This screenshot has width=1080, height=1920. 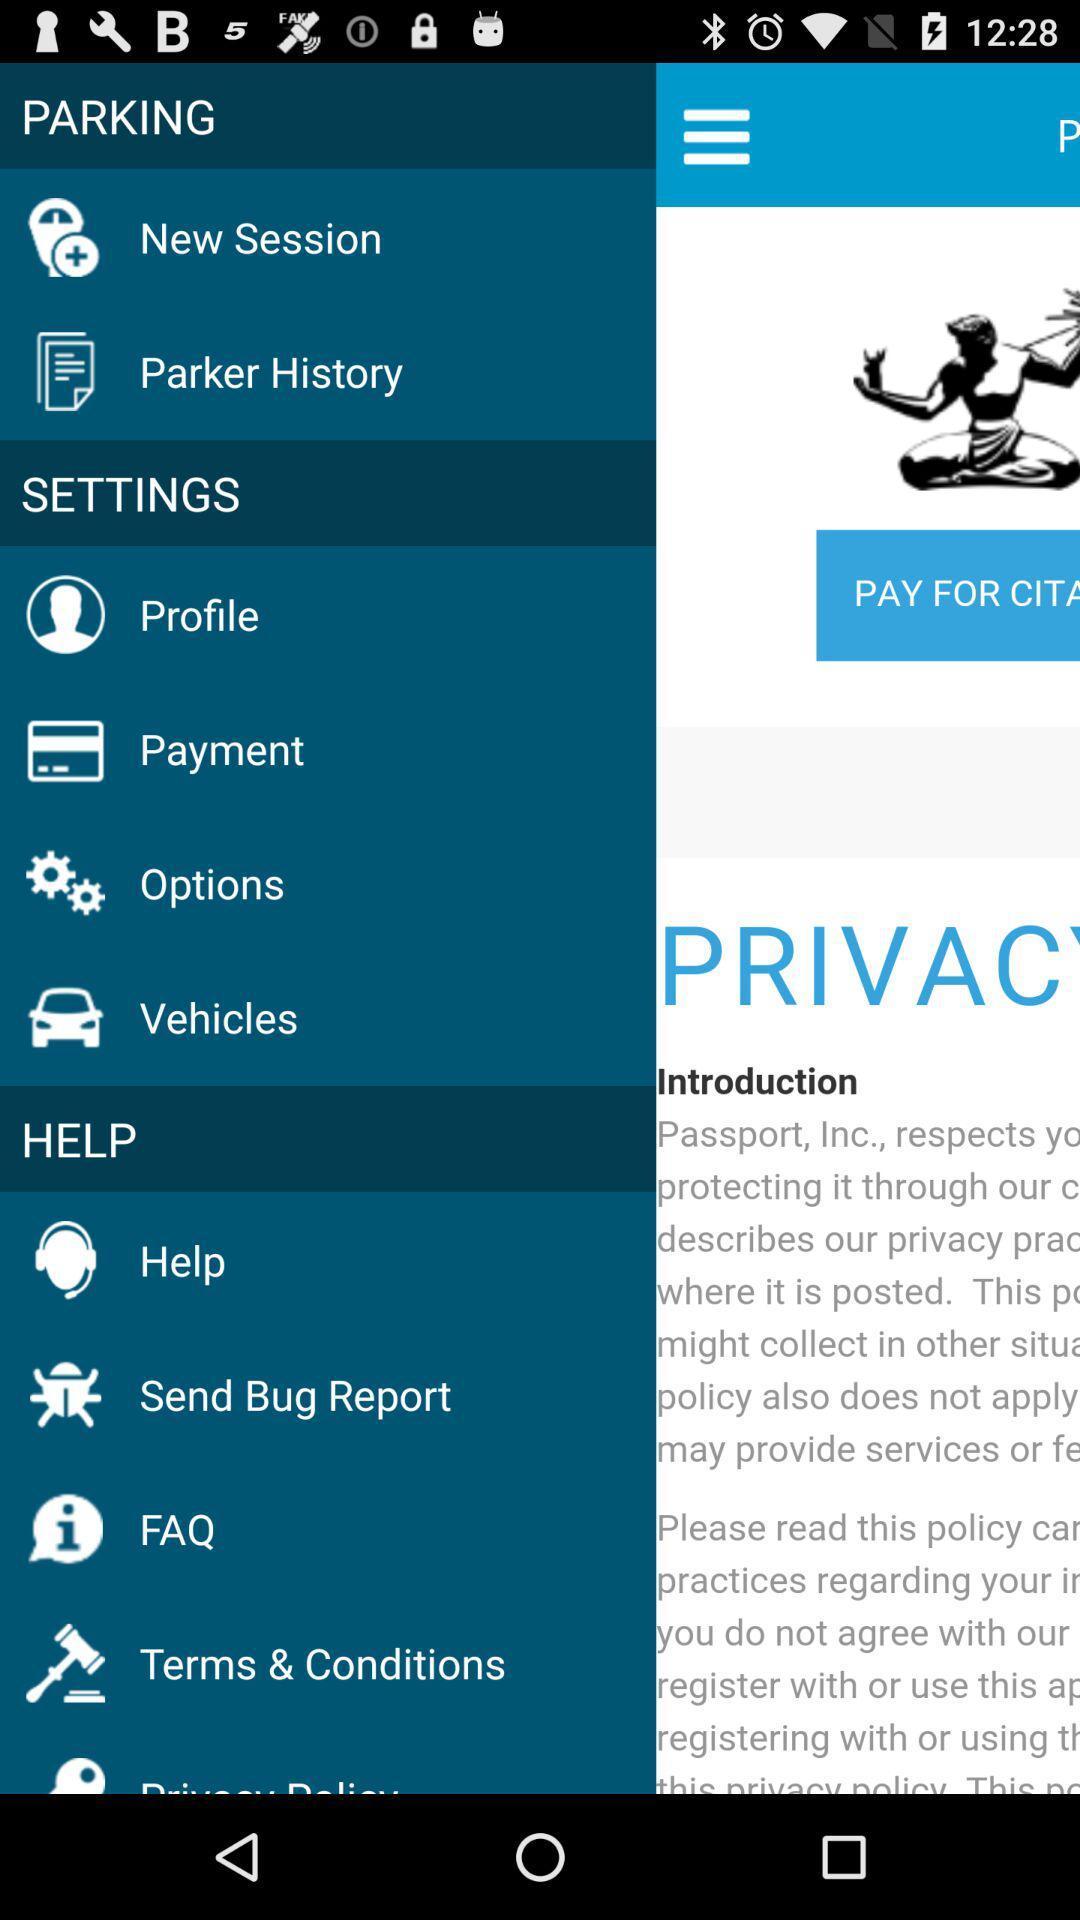 What do you see at coordinates (715, 143) in the screenshot?
I see `the menu icon` at bounding box center [715, 143].